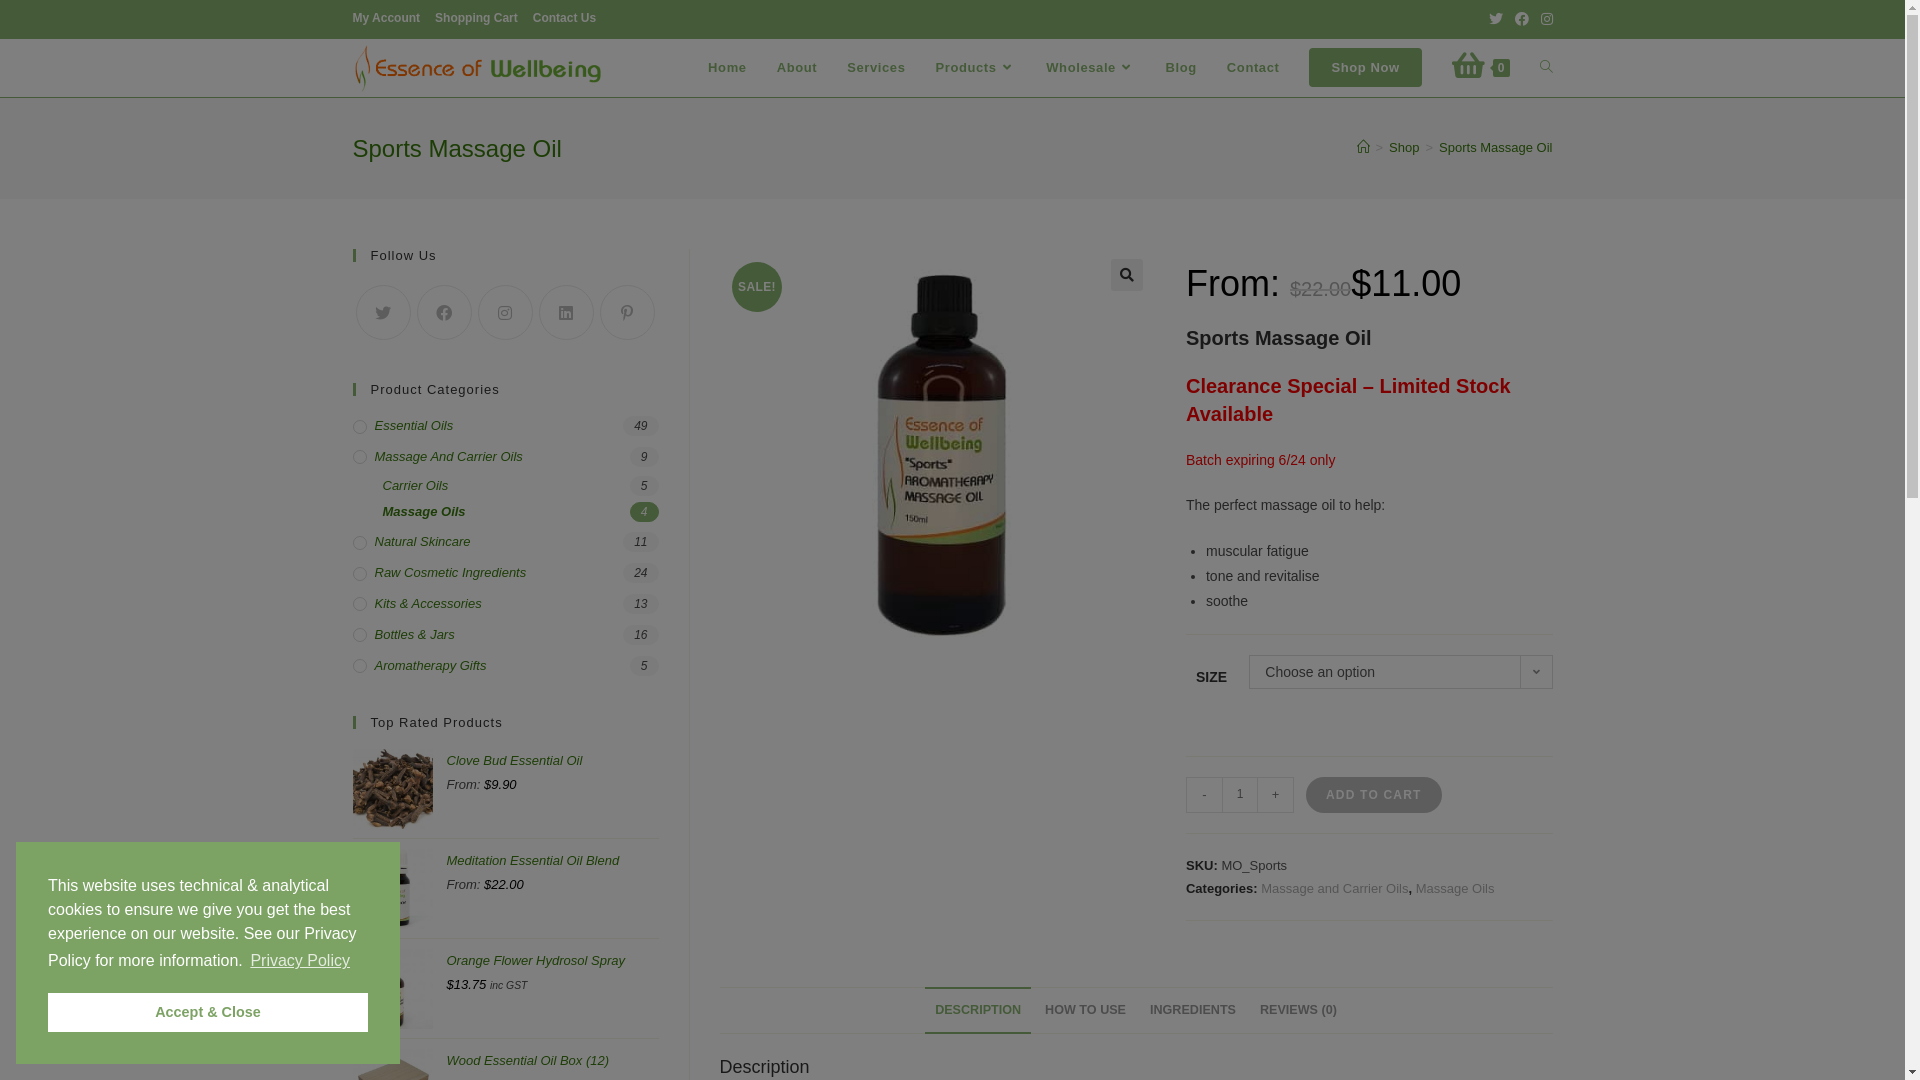  What do you see at coordinates (1402, 146) in the screenshot?
I see `'Shop'` at bounding box center [1402, 146].